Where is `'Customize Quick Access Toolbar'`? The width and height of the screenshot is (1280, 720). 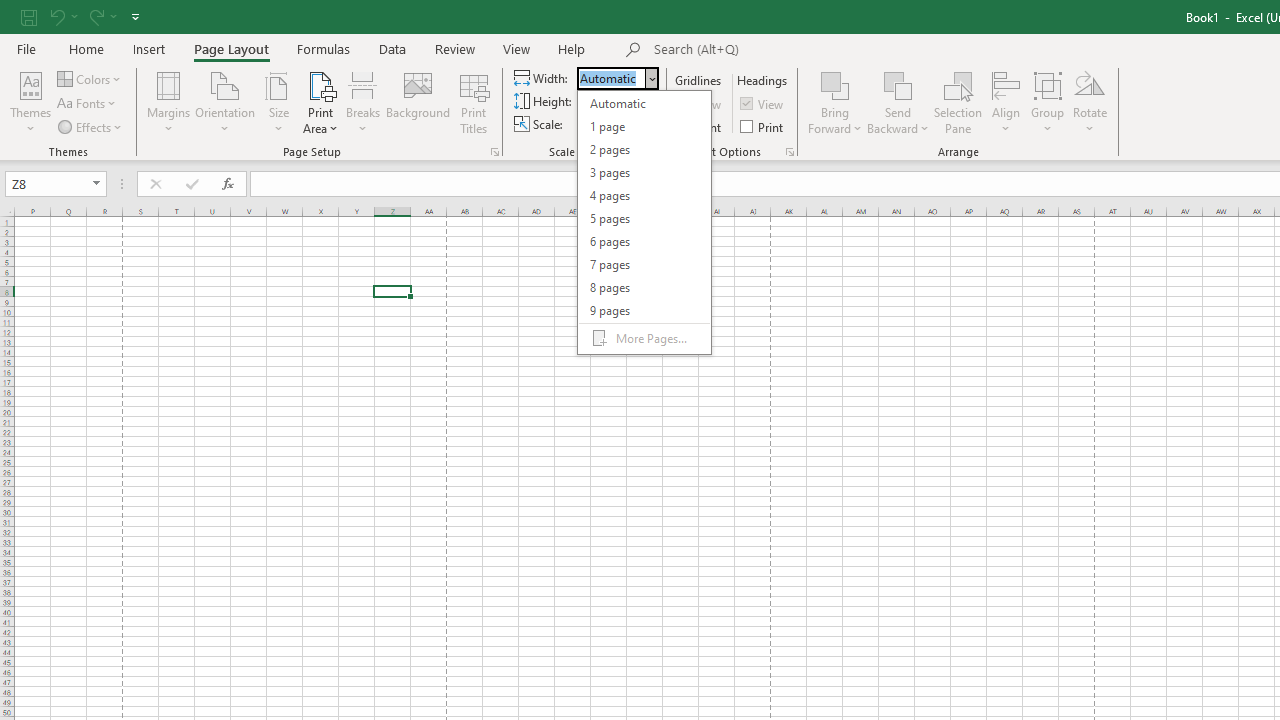 'Customize Quick Access Toolbar' is located at coordinates (134, 16).